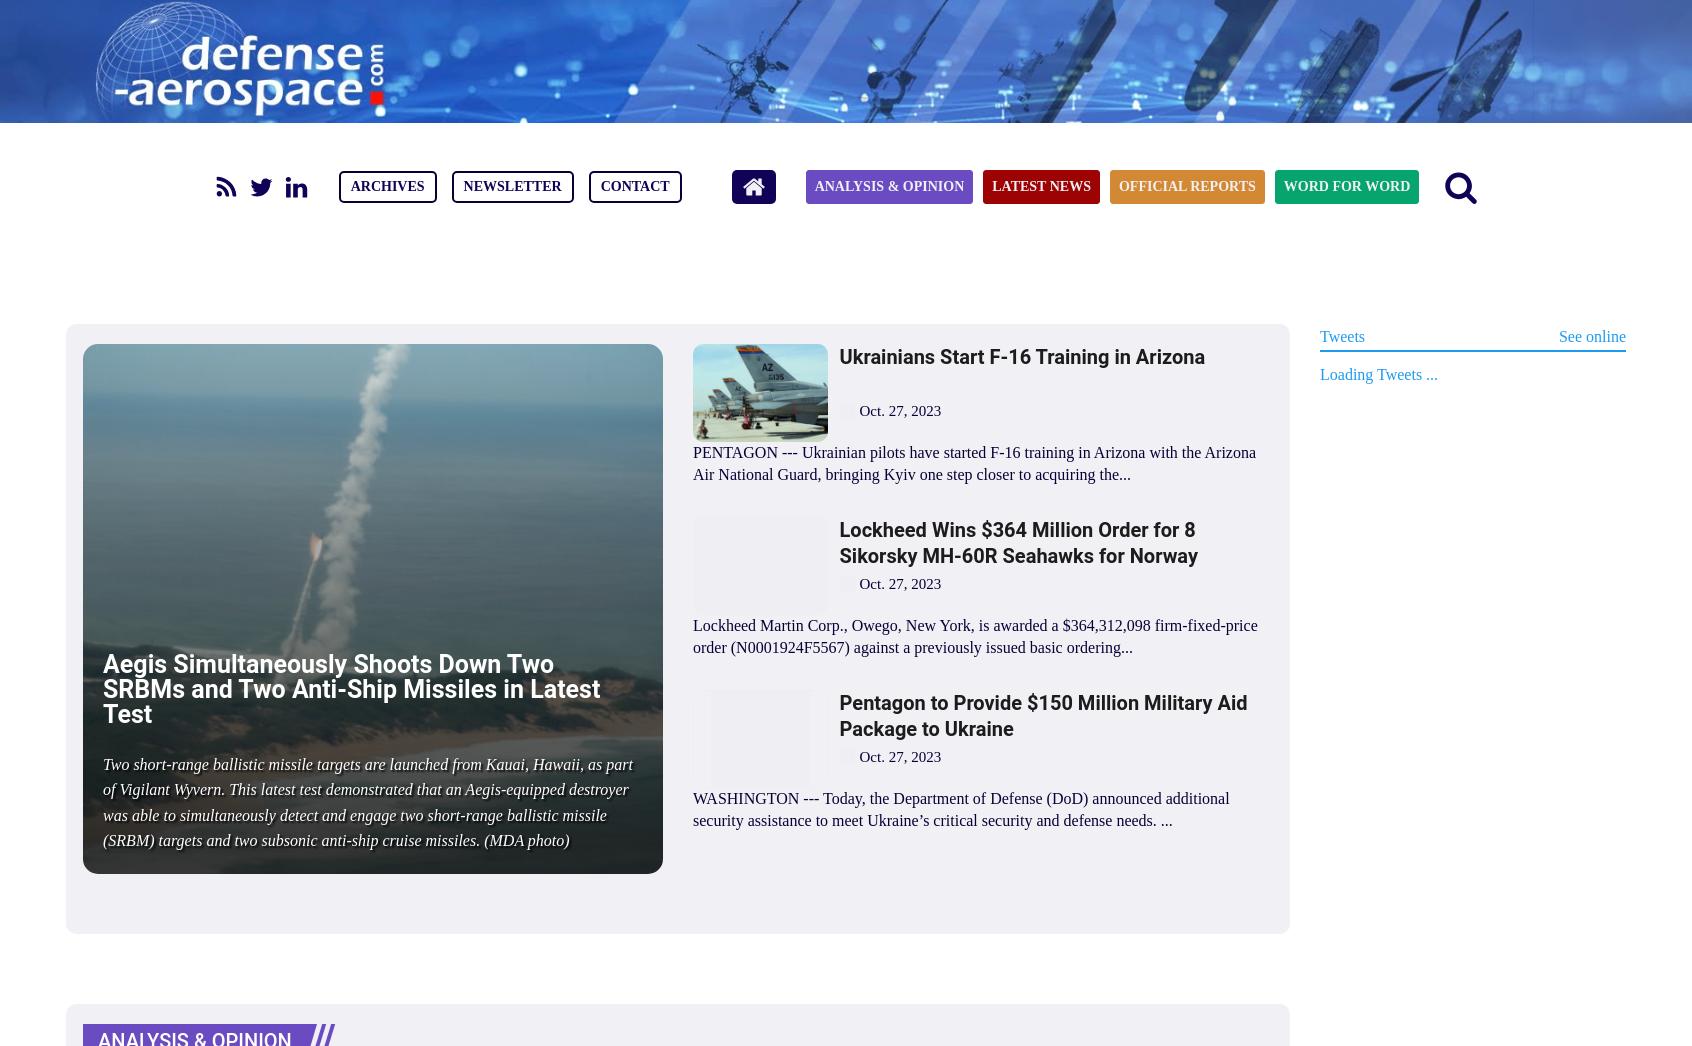 The height and width of the screenshot is (1046, 1692). I want to click on 'Analysis & opinion', so click(814, 186).